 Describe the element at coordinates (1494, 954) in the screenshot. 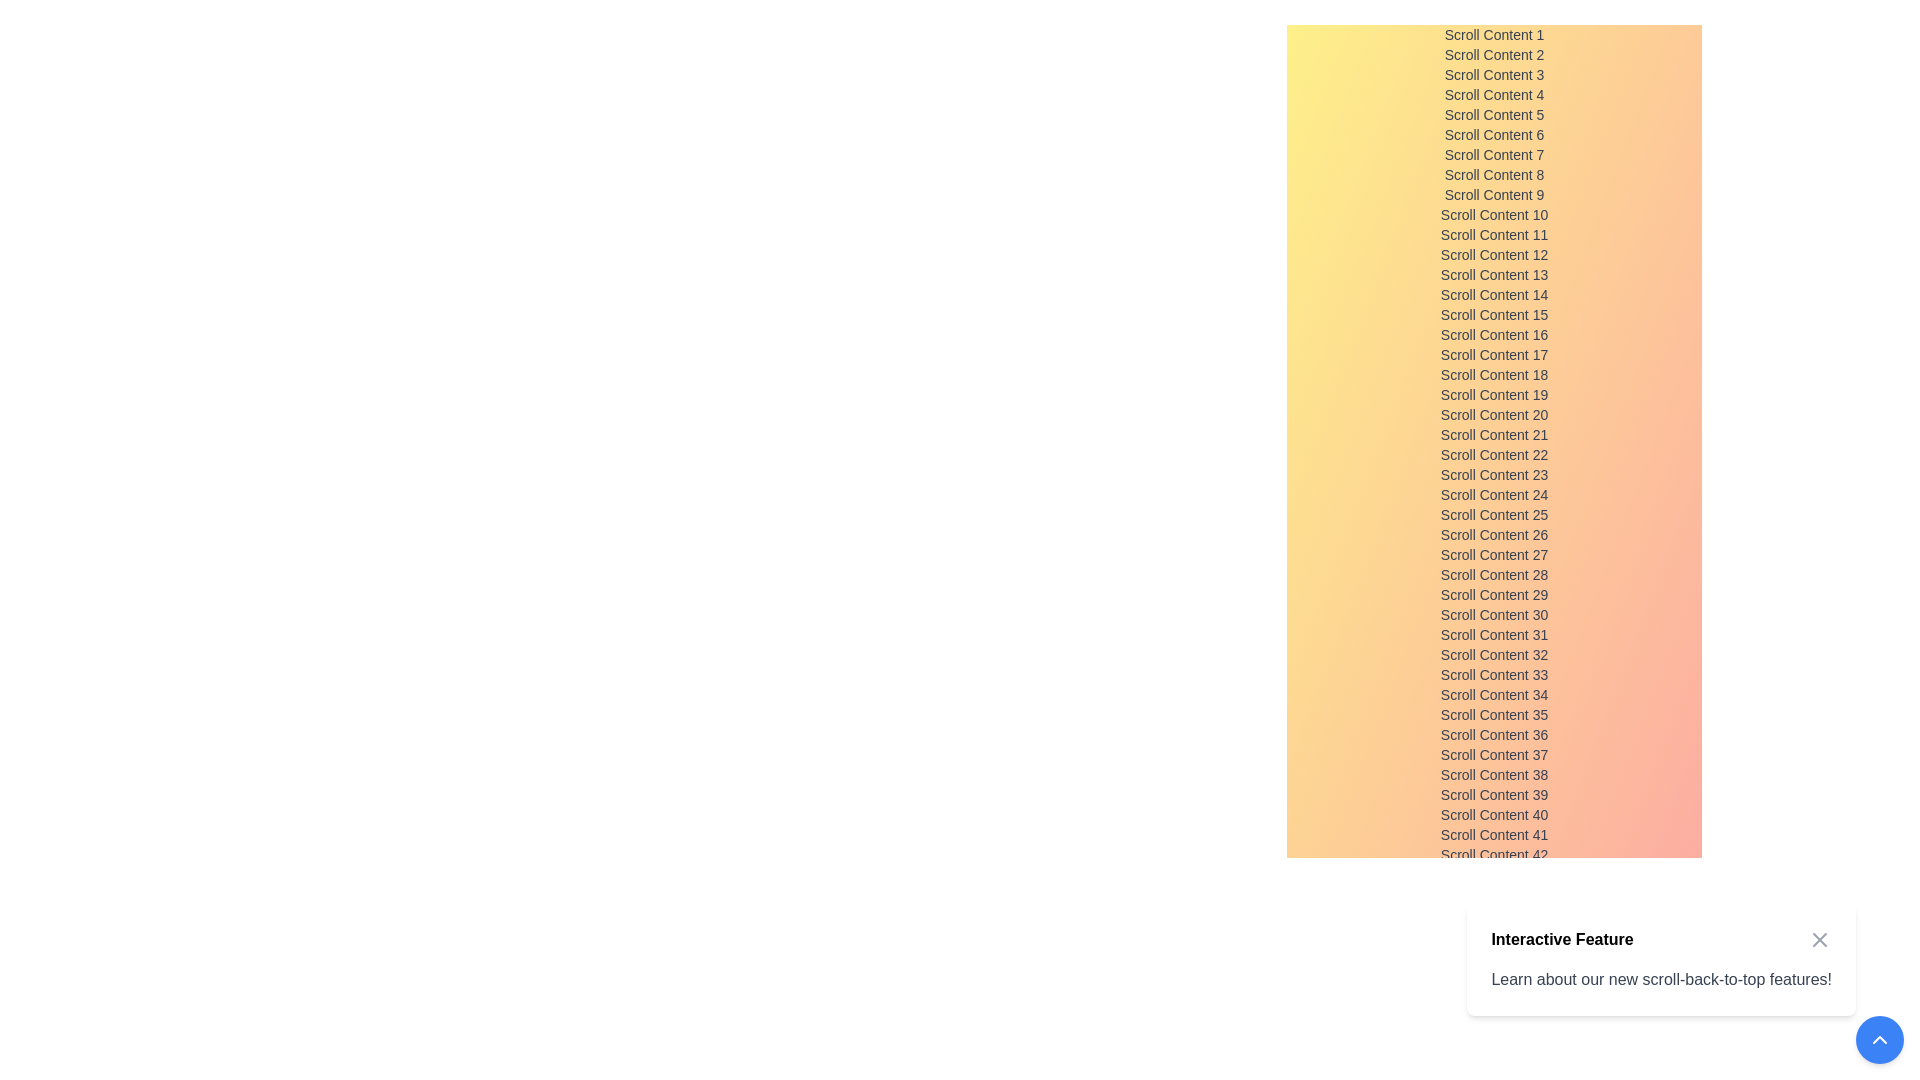

I see `information displayed in the forty-seventh text label of a vertical list, which is part of a scrollable content area` at that location.